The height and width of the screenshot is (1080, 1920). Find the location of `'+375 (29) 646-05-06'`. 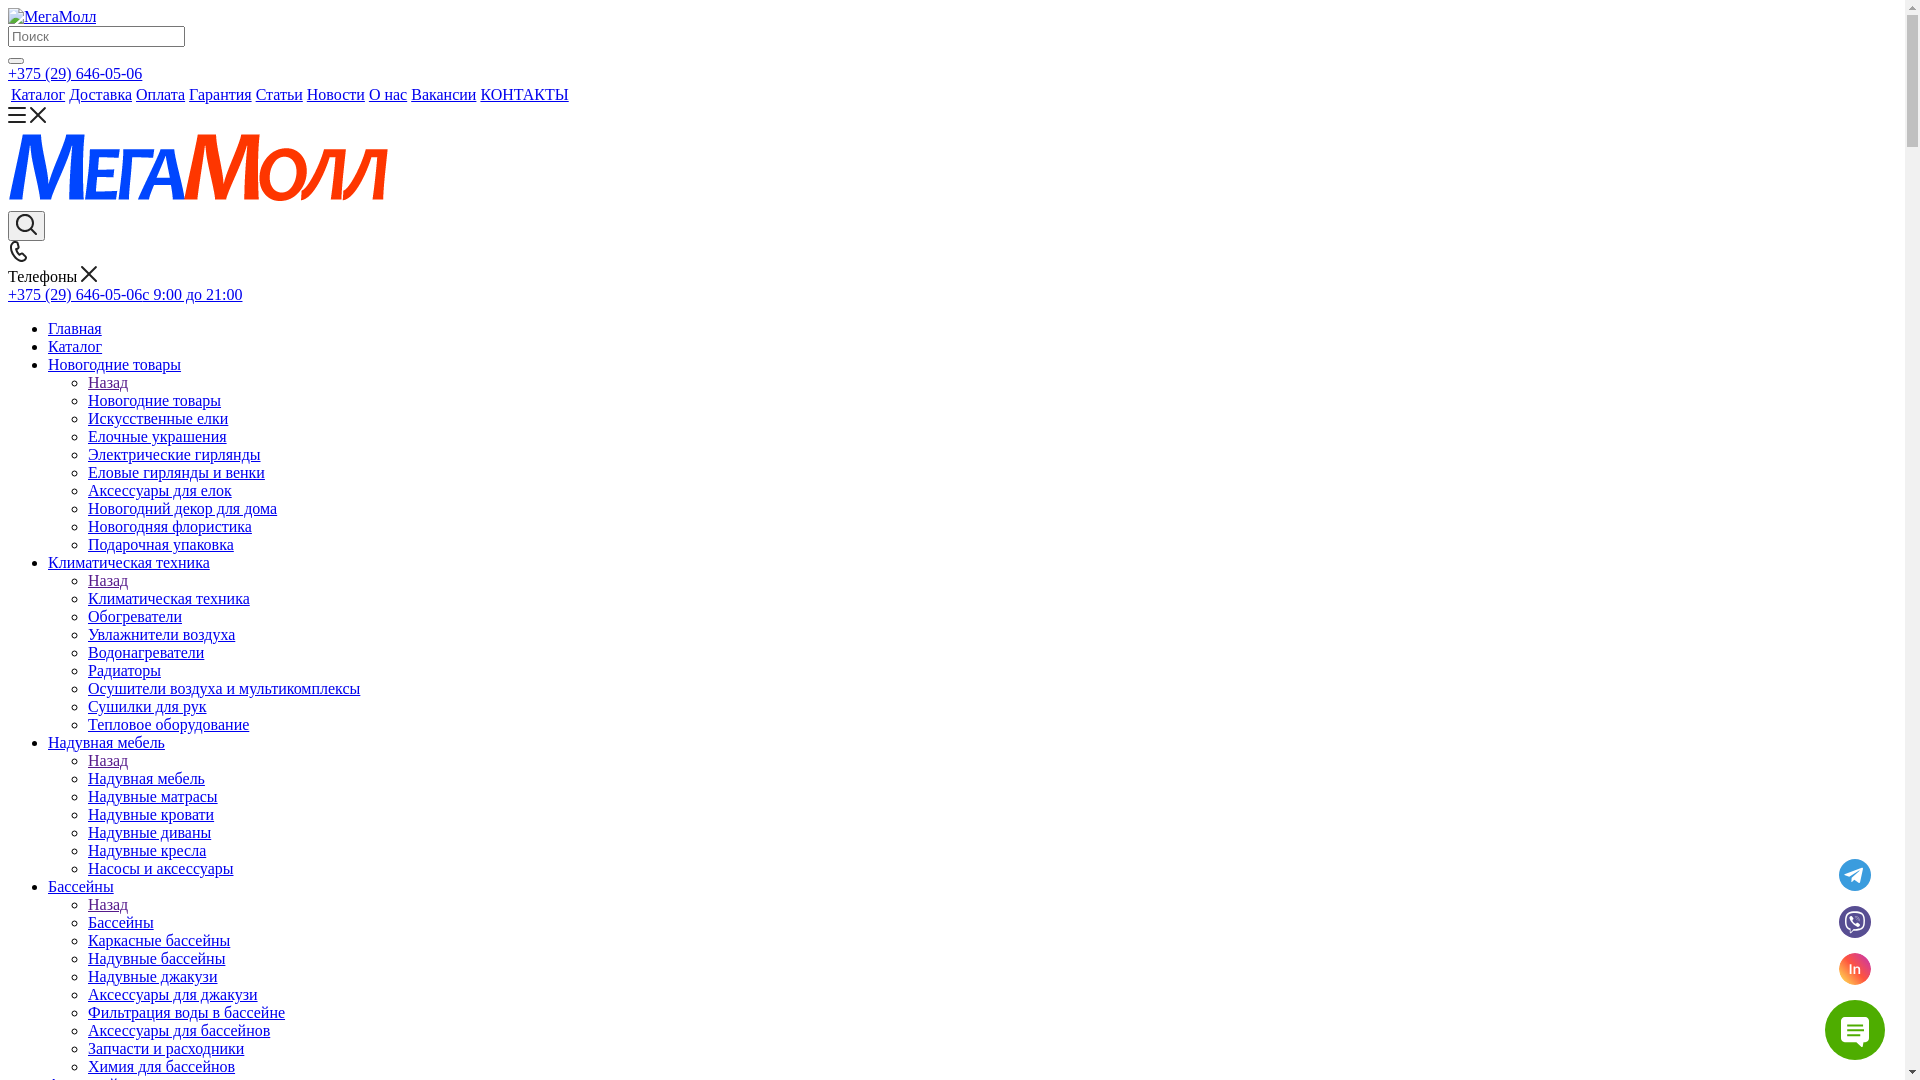

'+375 (29) 646-05-06' is located at coordinates (75, 72).